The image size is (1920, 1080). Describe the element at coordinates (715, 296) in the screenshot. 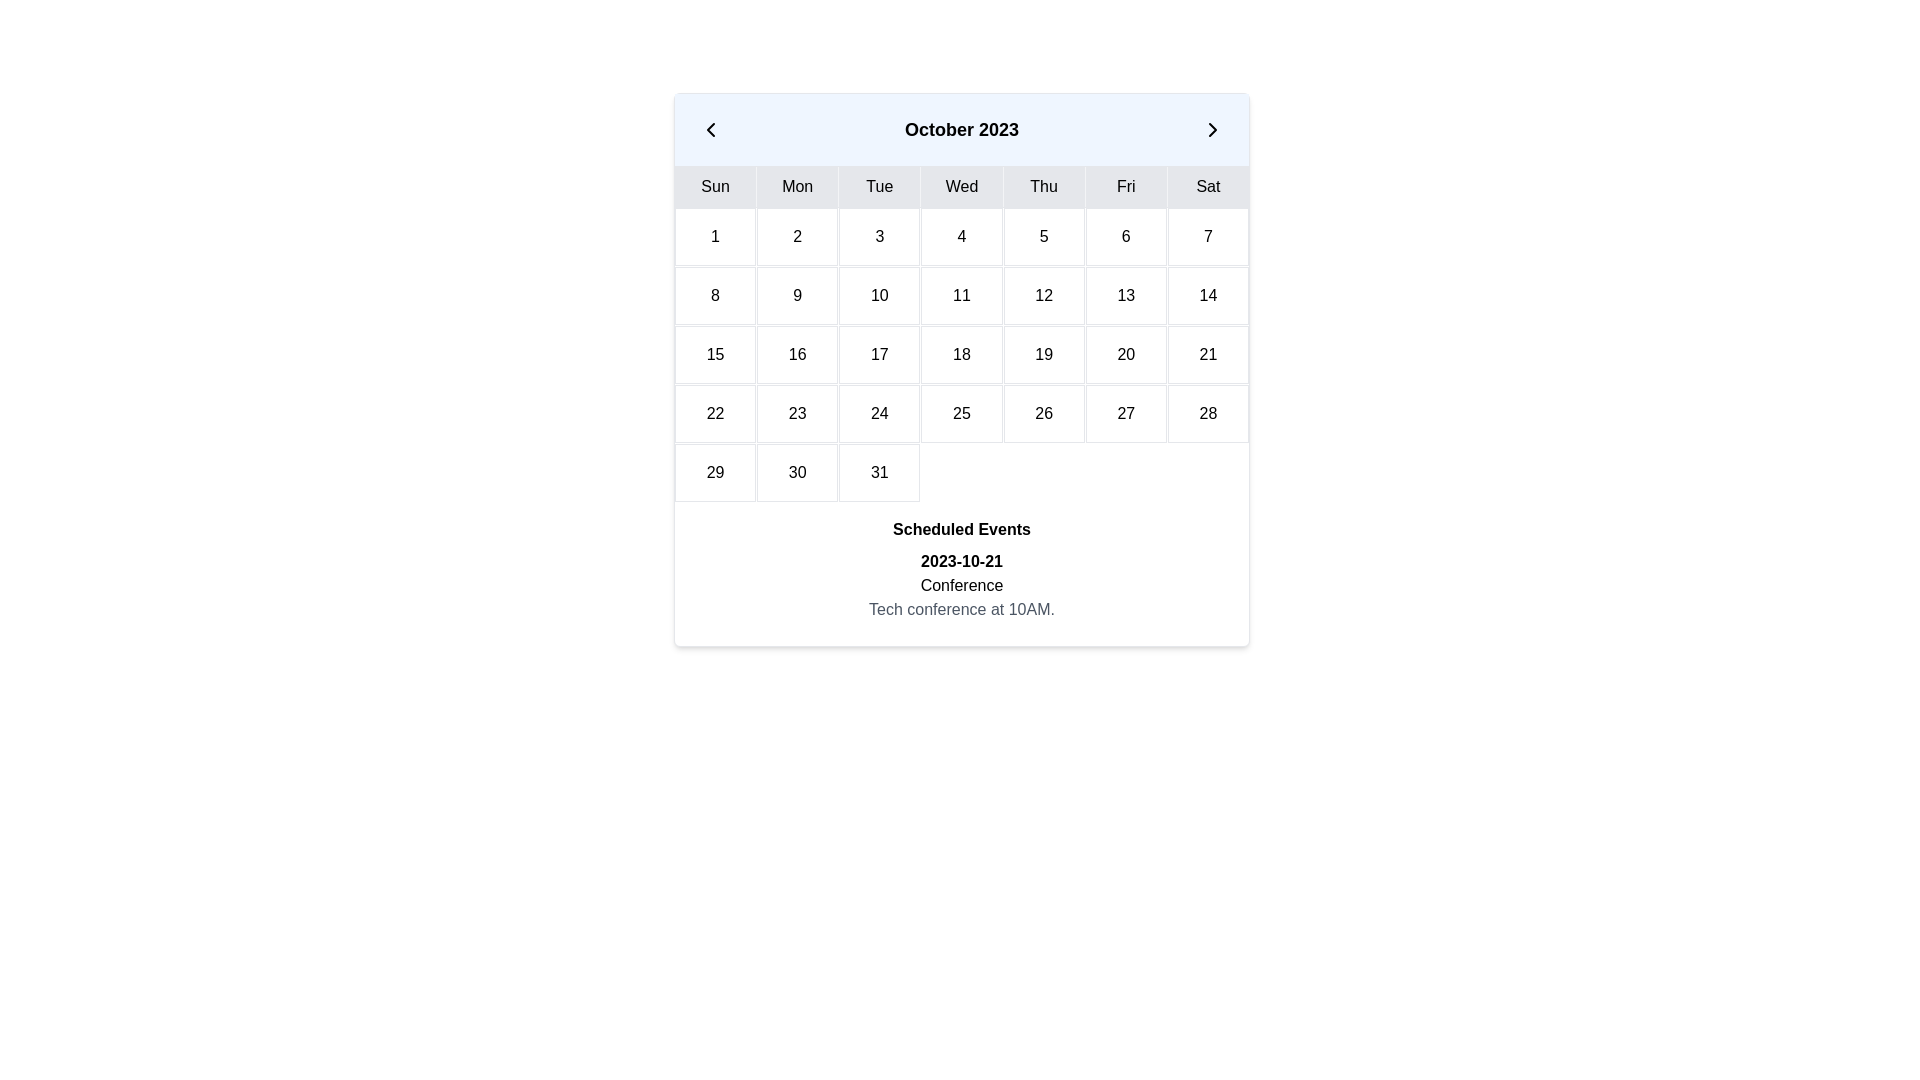

I see `the Calendar date cell displaying the number '8' located in the second row and first column of the grid under the 'Sun' header` at that location.